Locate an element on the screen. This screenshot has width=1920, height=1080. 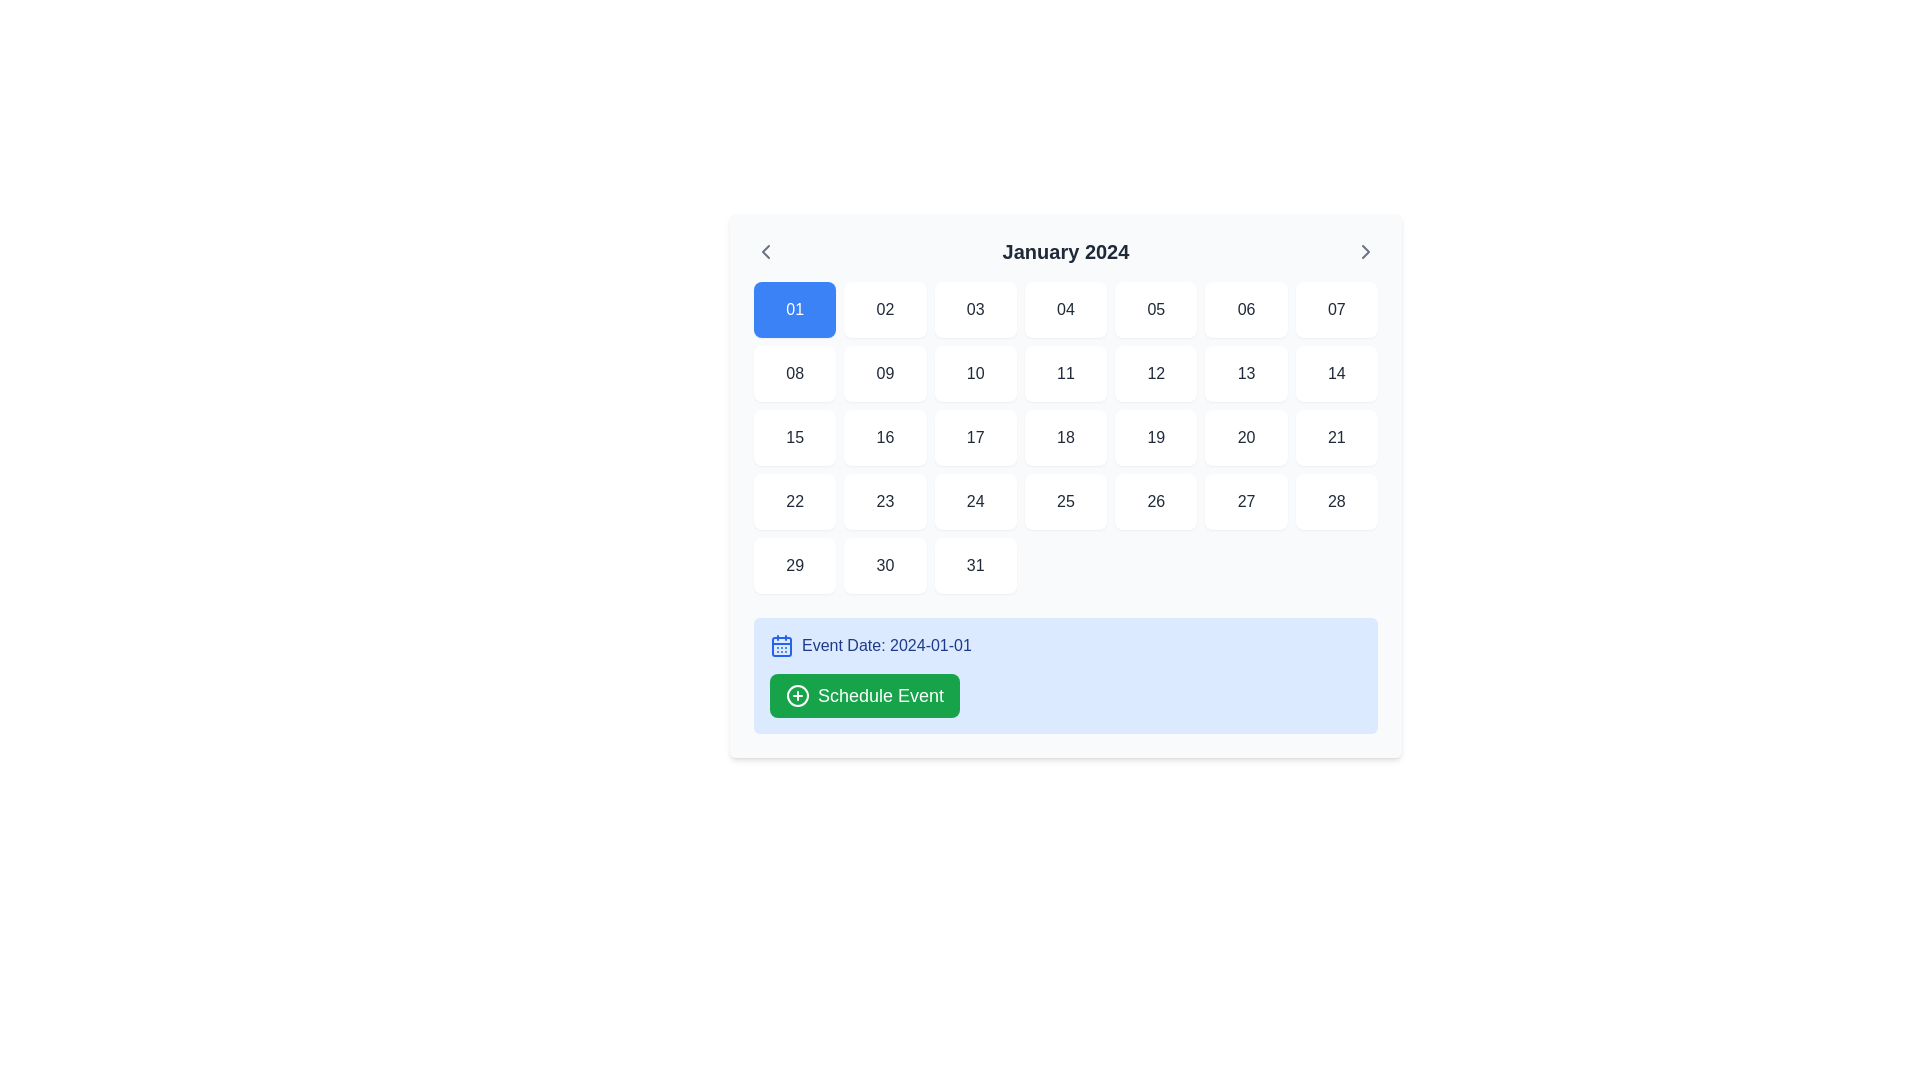
the rectangular button with rounded corners that displays the number '28' in bold, dark text, located in the fourth row and seventh column of the calendar grid is located at coordinates (1336, 500).